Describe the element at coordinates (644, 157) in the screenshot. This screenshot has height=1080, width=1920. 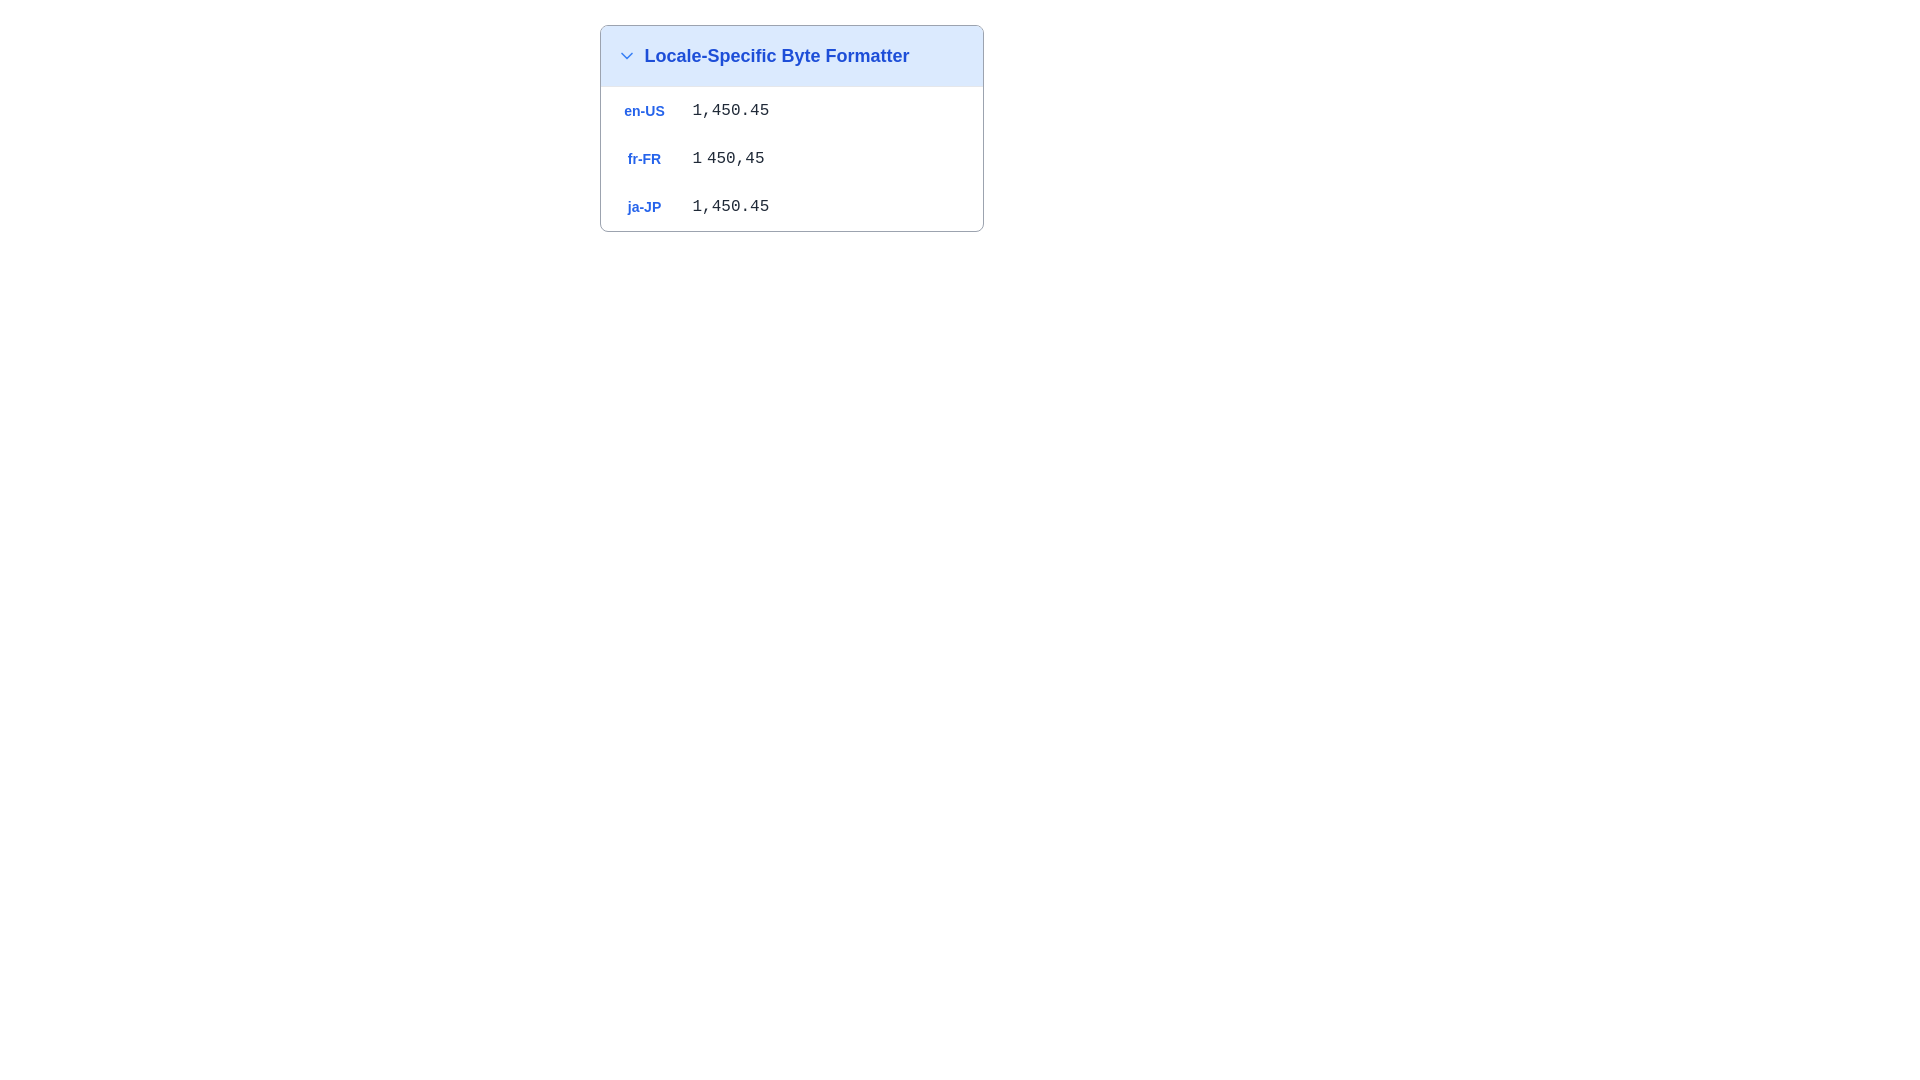
I see `the static text displaying the locale identifier for the French language and region, located in the second row under 'Locale-Specific Byte Formatter', to the left of '1 450,45'` at that location.